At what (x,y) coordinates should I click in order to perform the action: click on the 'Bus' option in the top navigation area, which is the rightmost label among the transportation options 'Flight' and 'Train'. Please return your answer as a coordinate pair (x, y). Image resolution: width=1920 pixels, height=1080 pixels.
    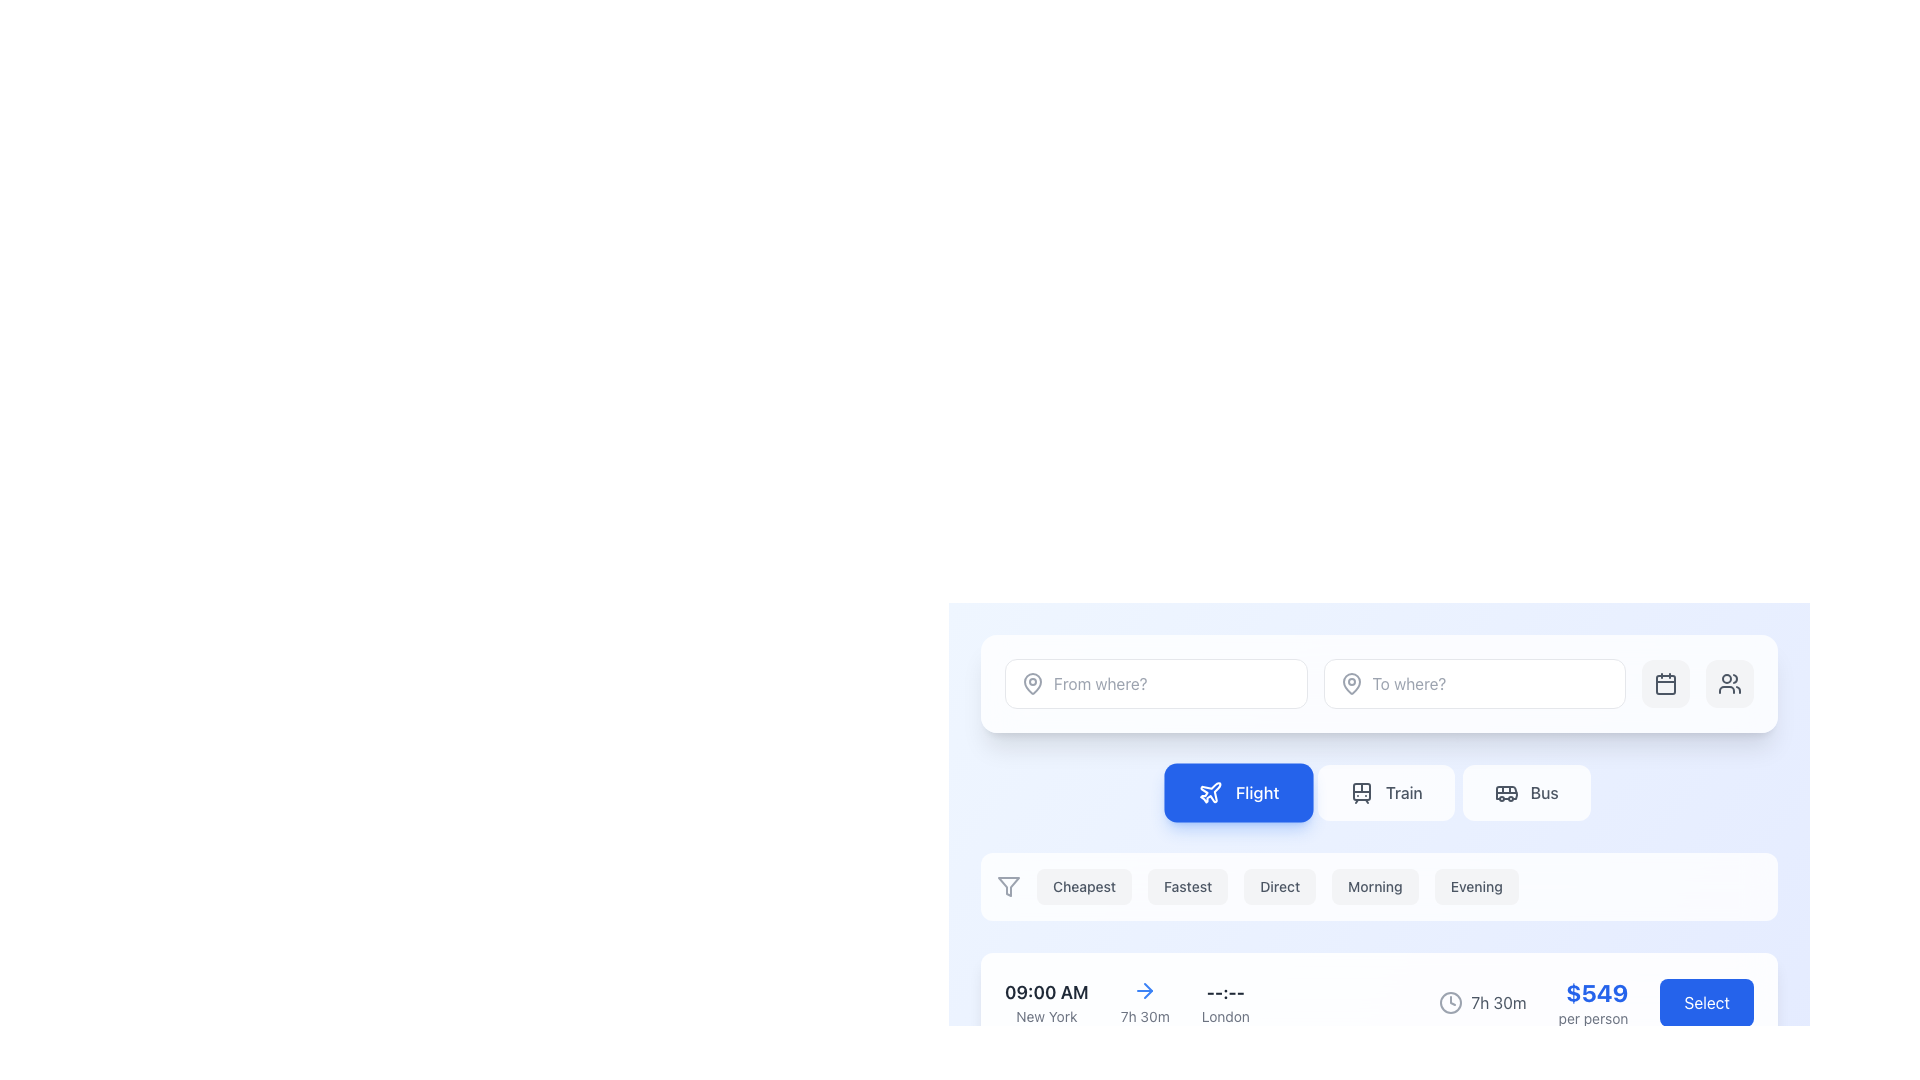
    Looking at the image, I should click on (1543, 792).